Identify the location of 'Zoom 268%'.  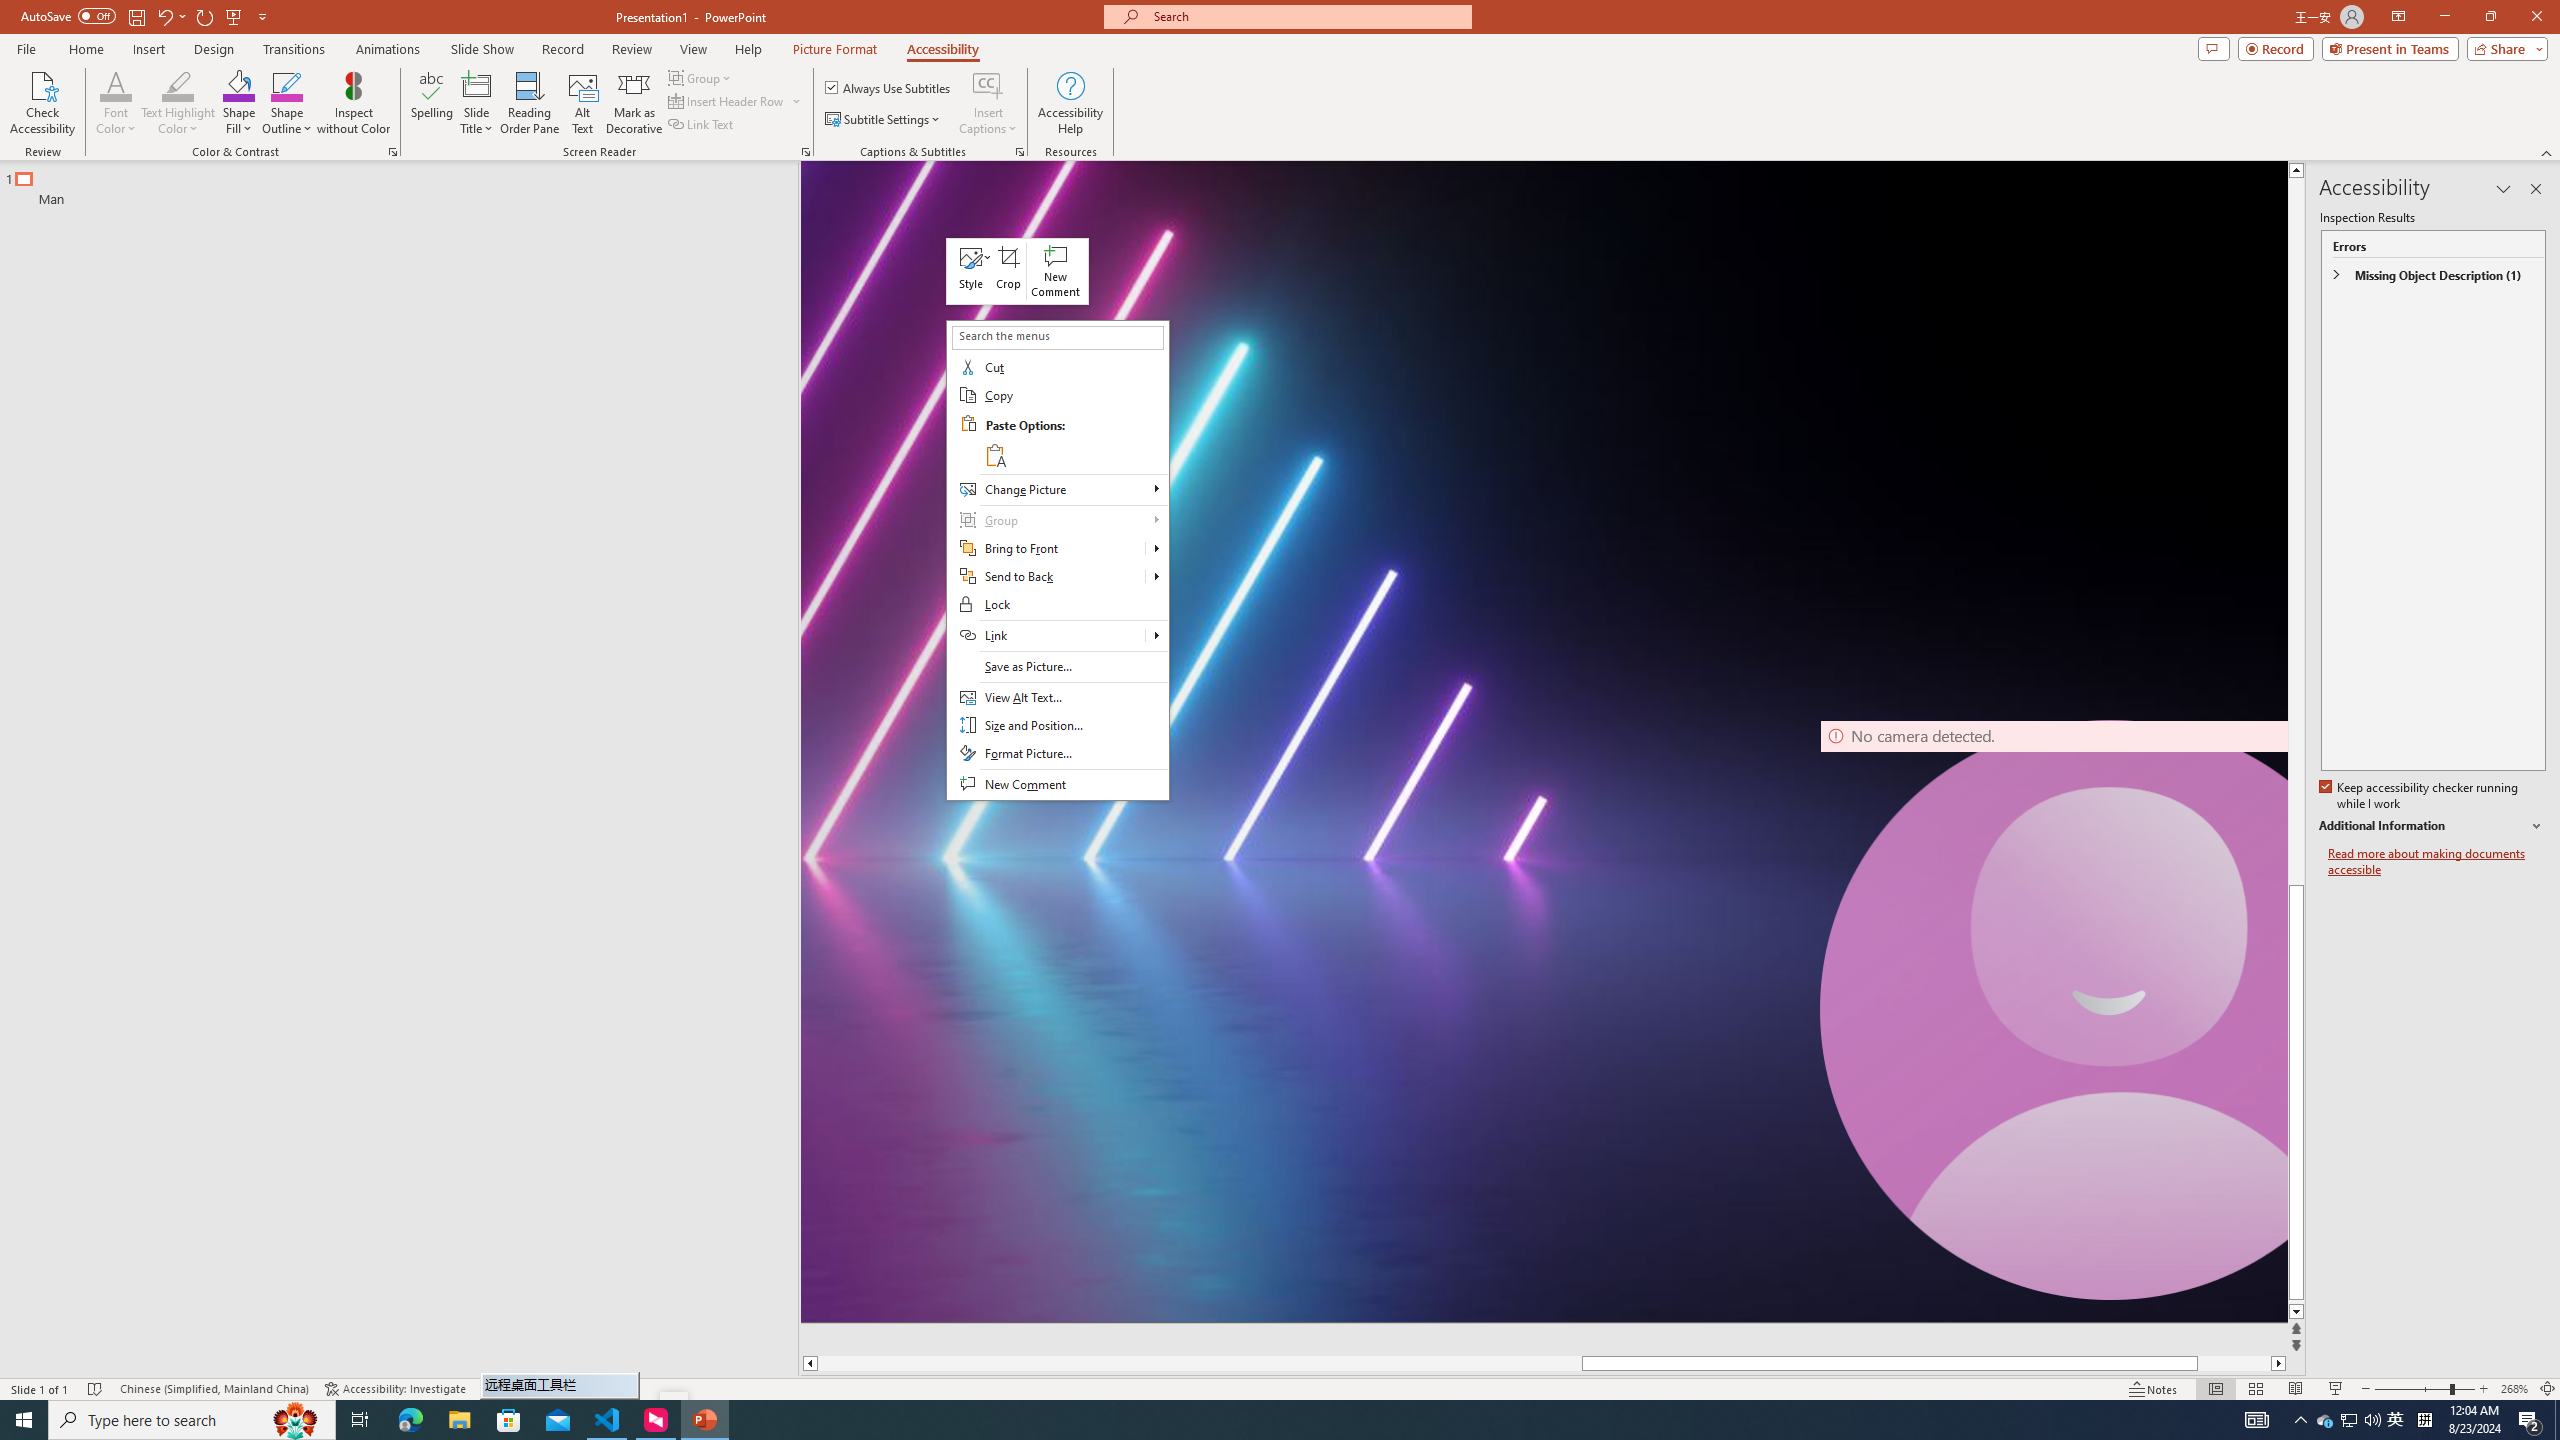
(2515, 1389).